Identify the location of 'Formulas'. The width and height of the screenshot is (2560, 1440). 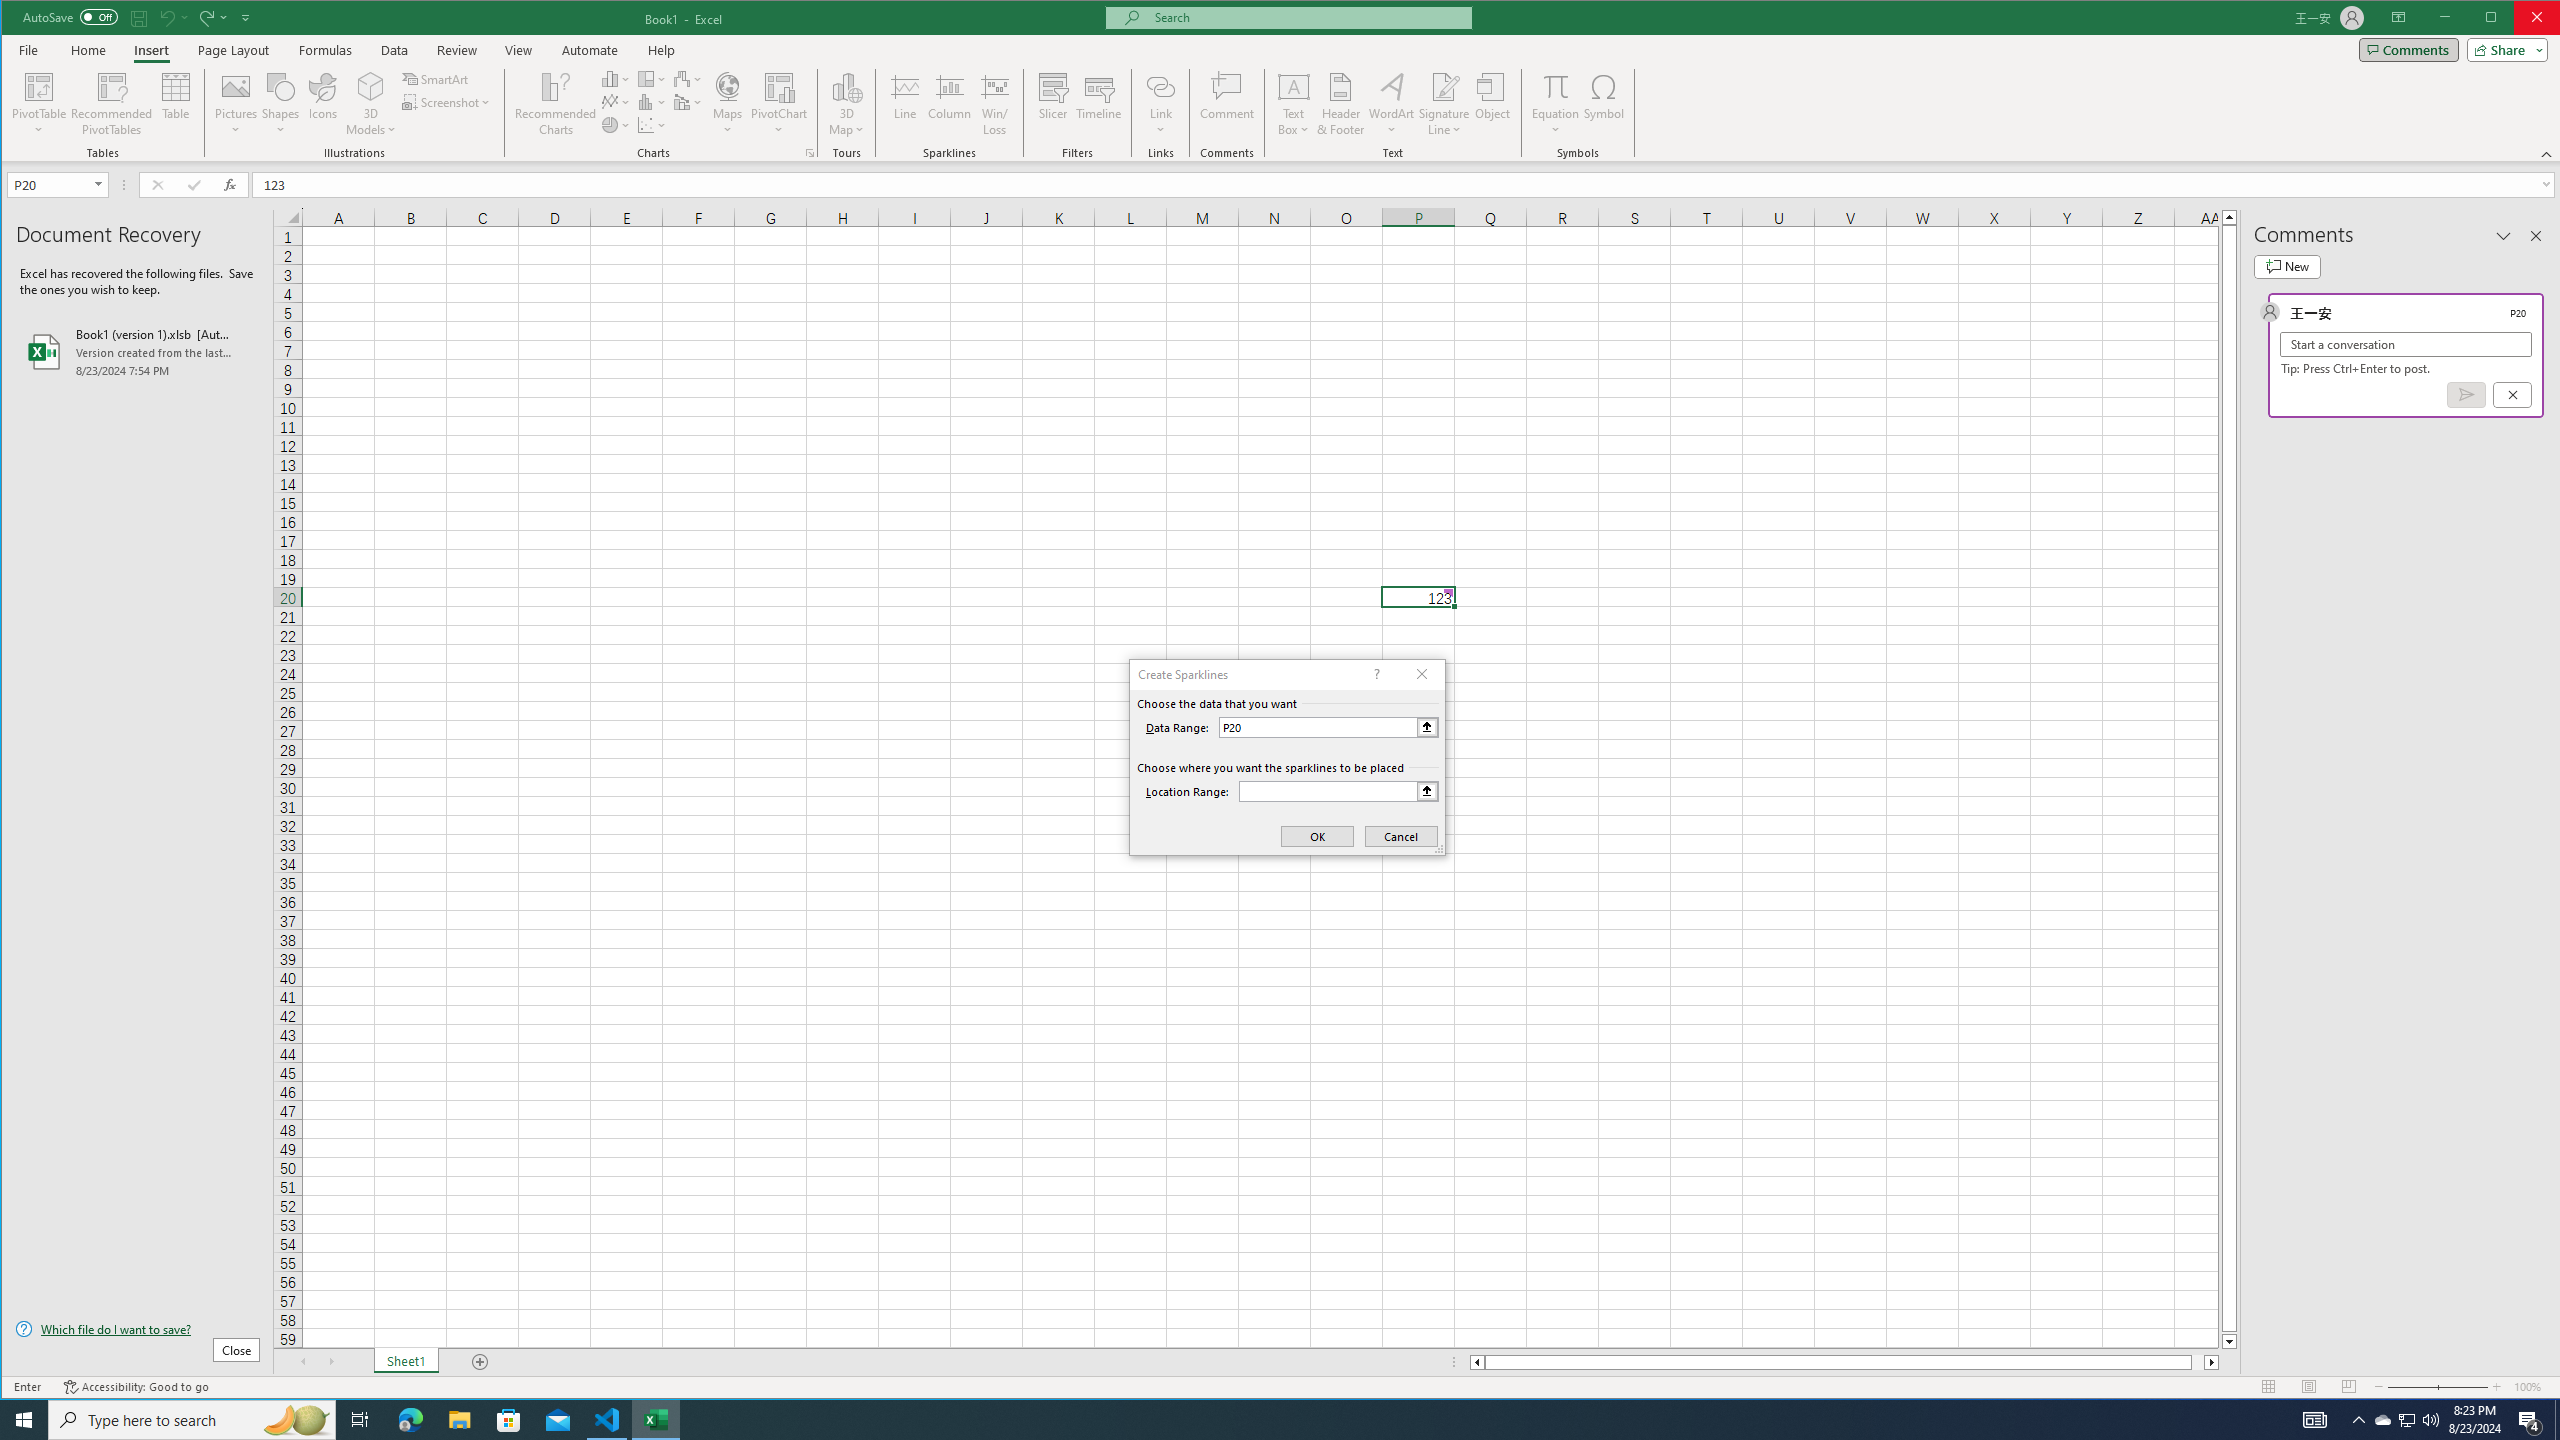
(325, 49).